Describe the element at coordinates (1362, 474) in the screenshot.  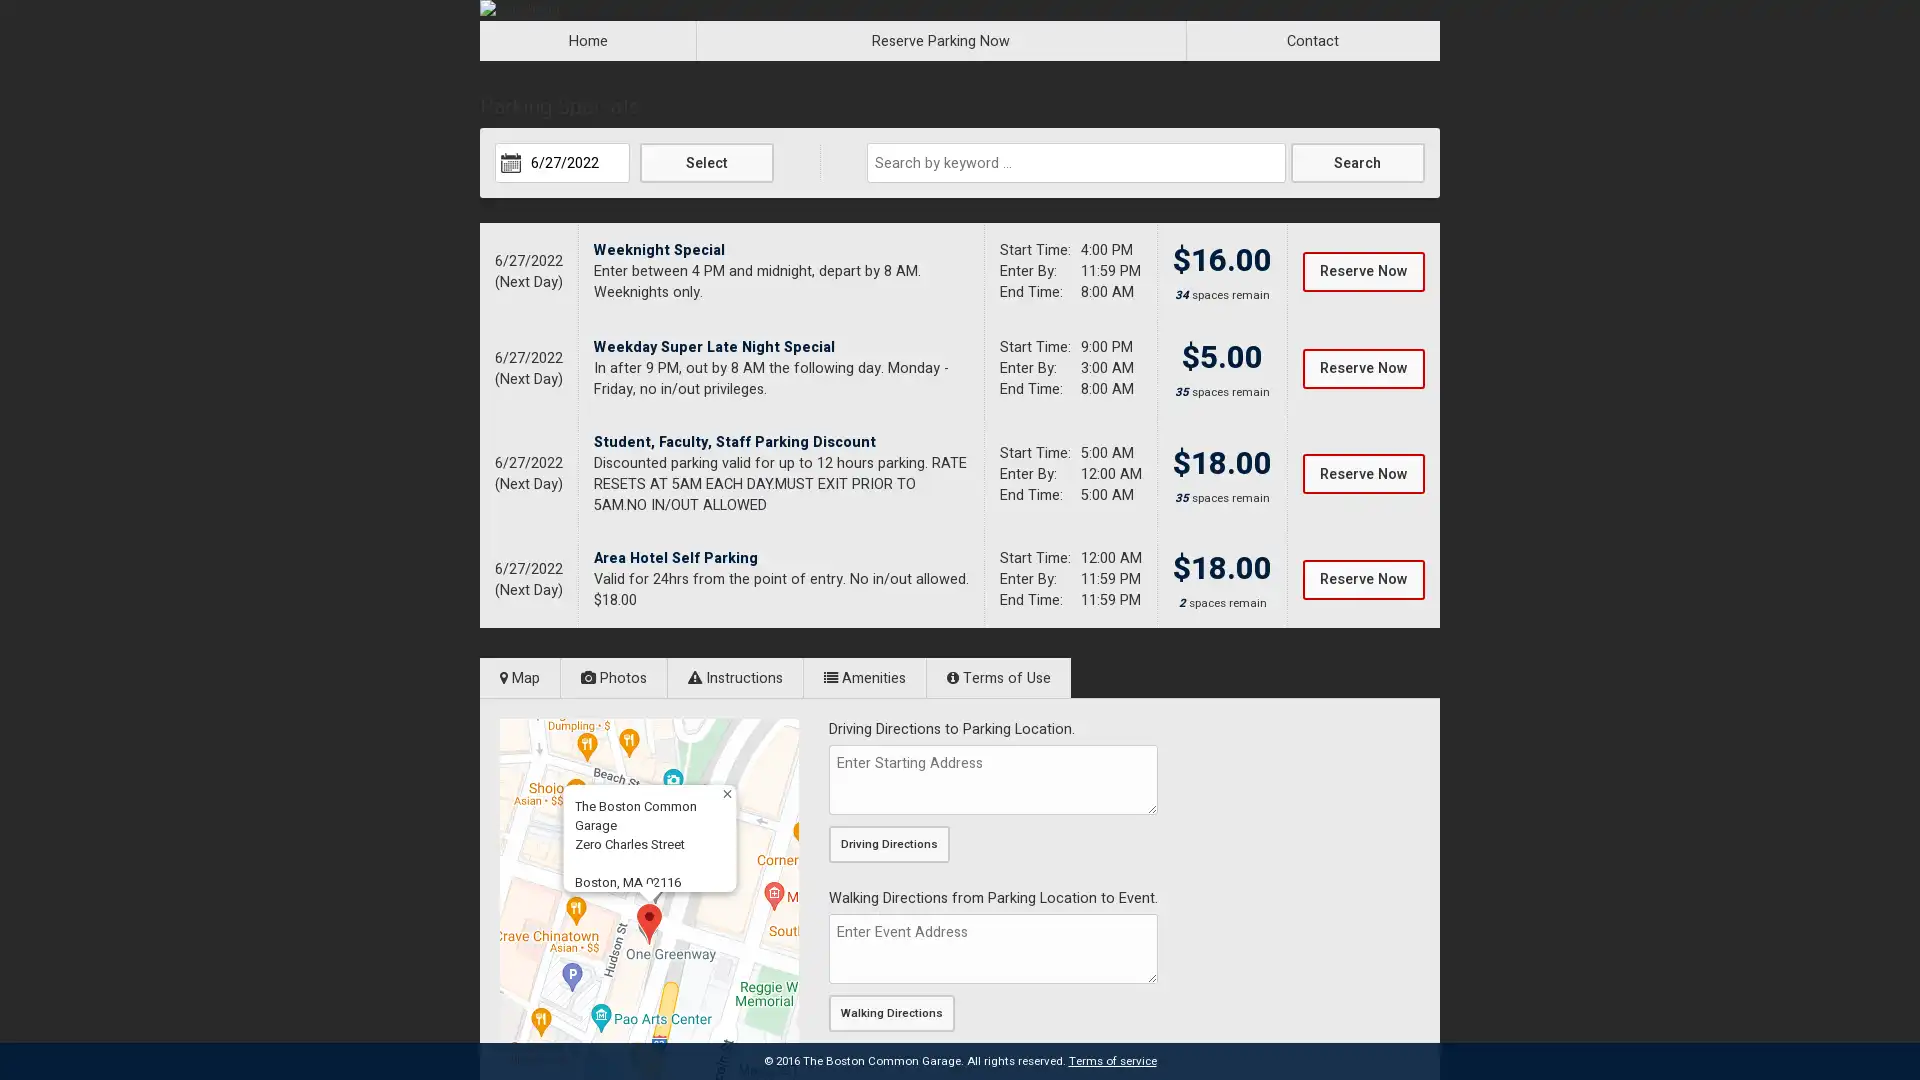
I see `Reserve Now` at that location.